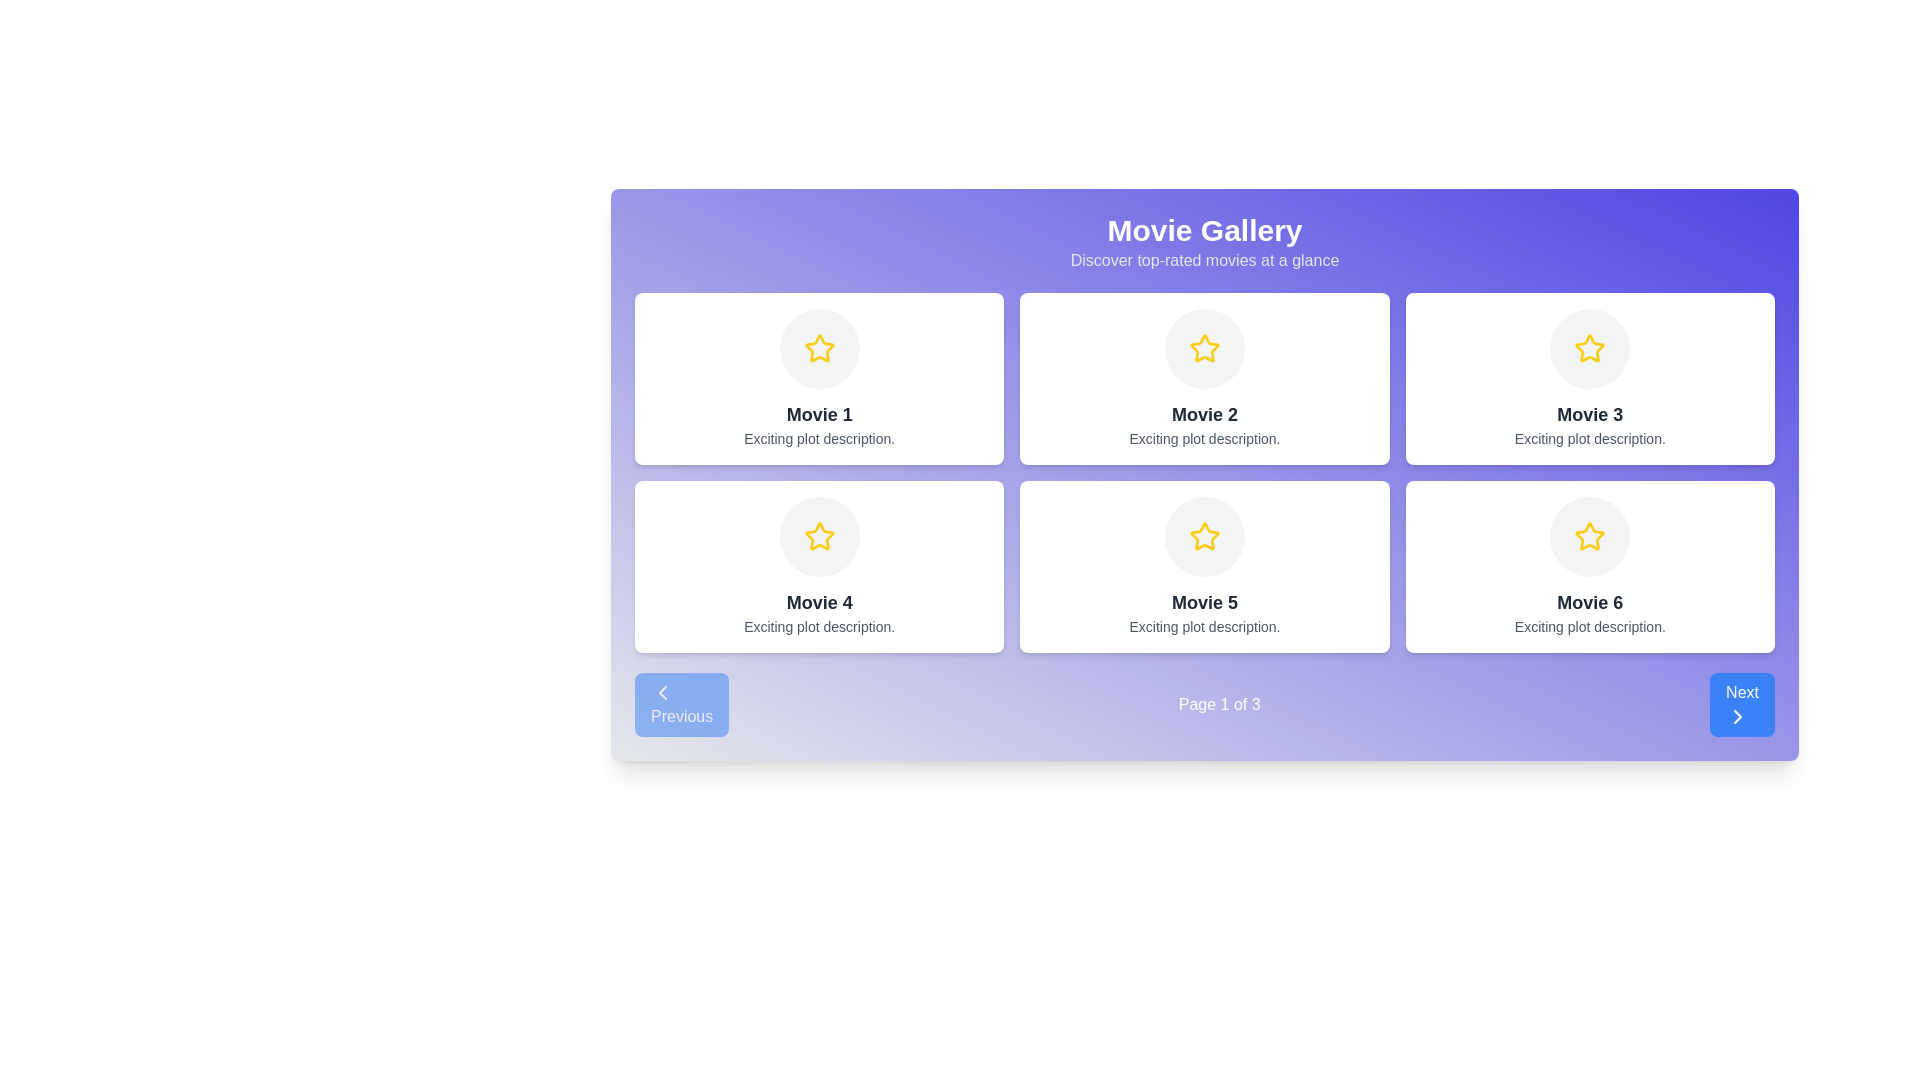 This screenshot has width=1920, height=1080. I want to click on the circular icon with a light gray background and a centered yellow star, located in the bottom-middle tile of the grid section aligned with the 'Movie 5' label, so click(1203, 535).